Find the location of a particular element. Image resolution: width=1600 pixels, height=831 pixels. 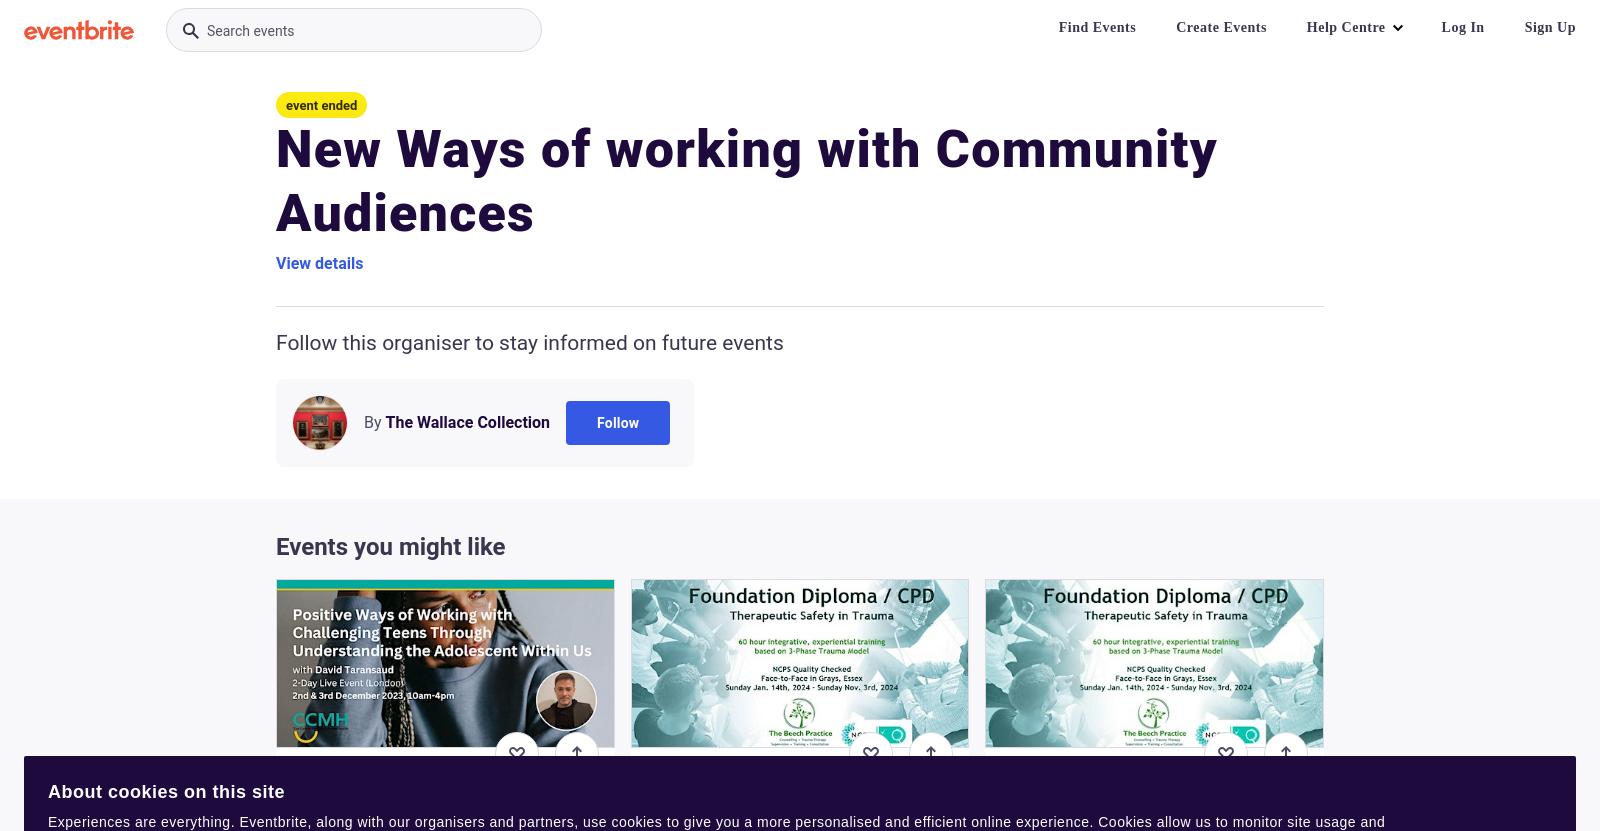

'Create Events' is located at coordinates (1176, 27).